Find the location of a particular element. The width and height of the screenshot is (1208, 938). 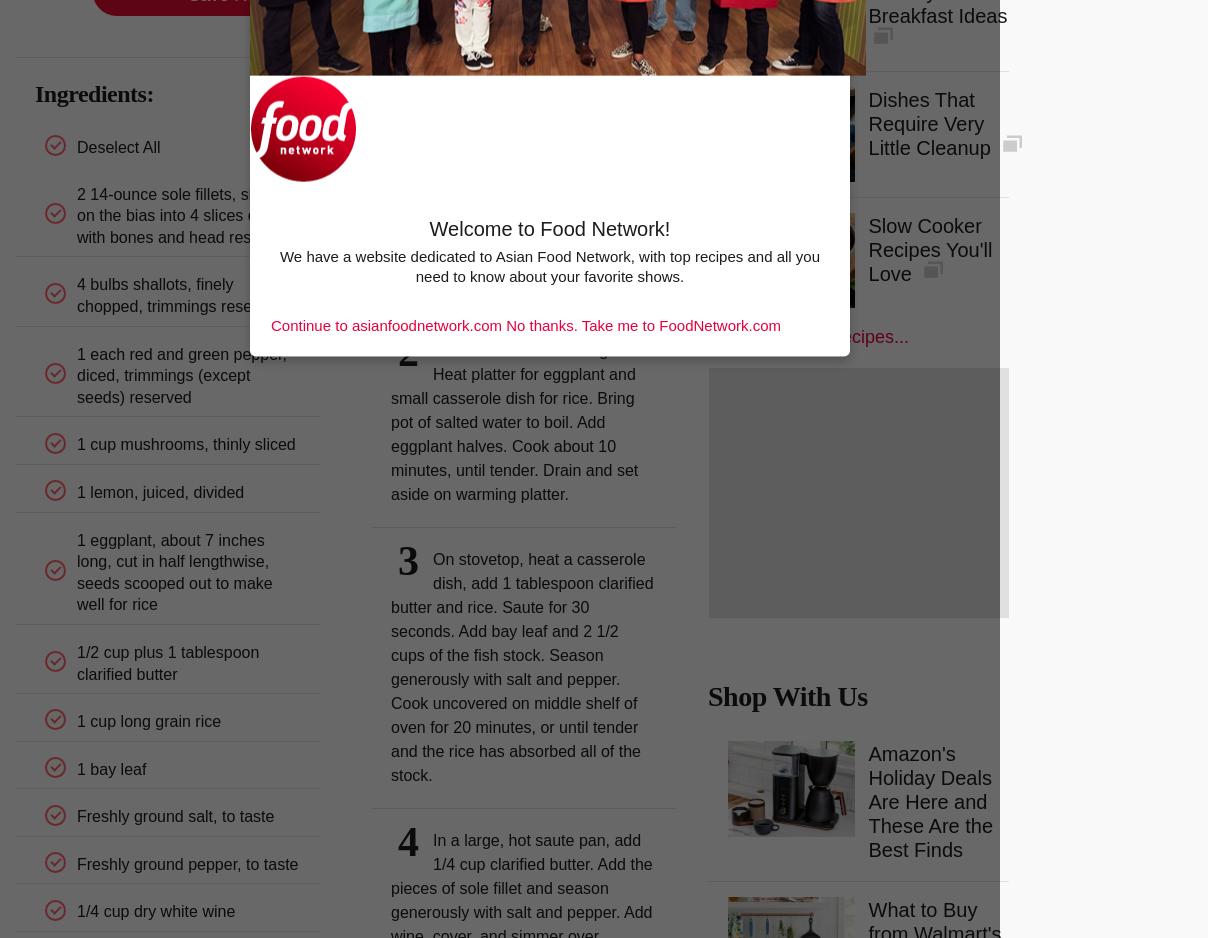

'We have a website dedicated to Asian Food Network, with top recipes and all you need to know about your favorite shows.' is located at coordinates (549, 264).